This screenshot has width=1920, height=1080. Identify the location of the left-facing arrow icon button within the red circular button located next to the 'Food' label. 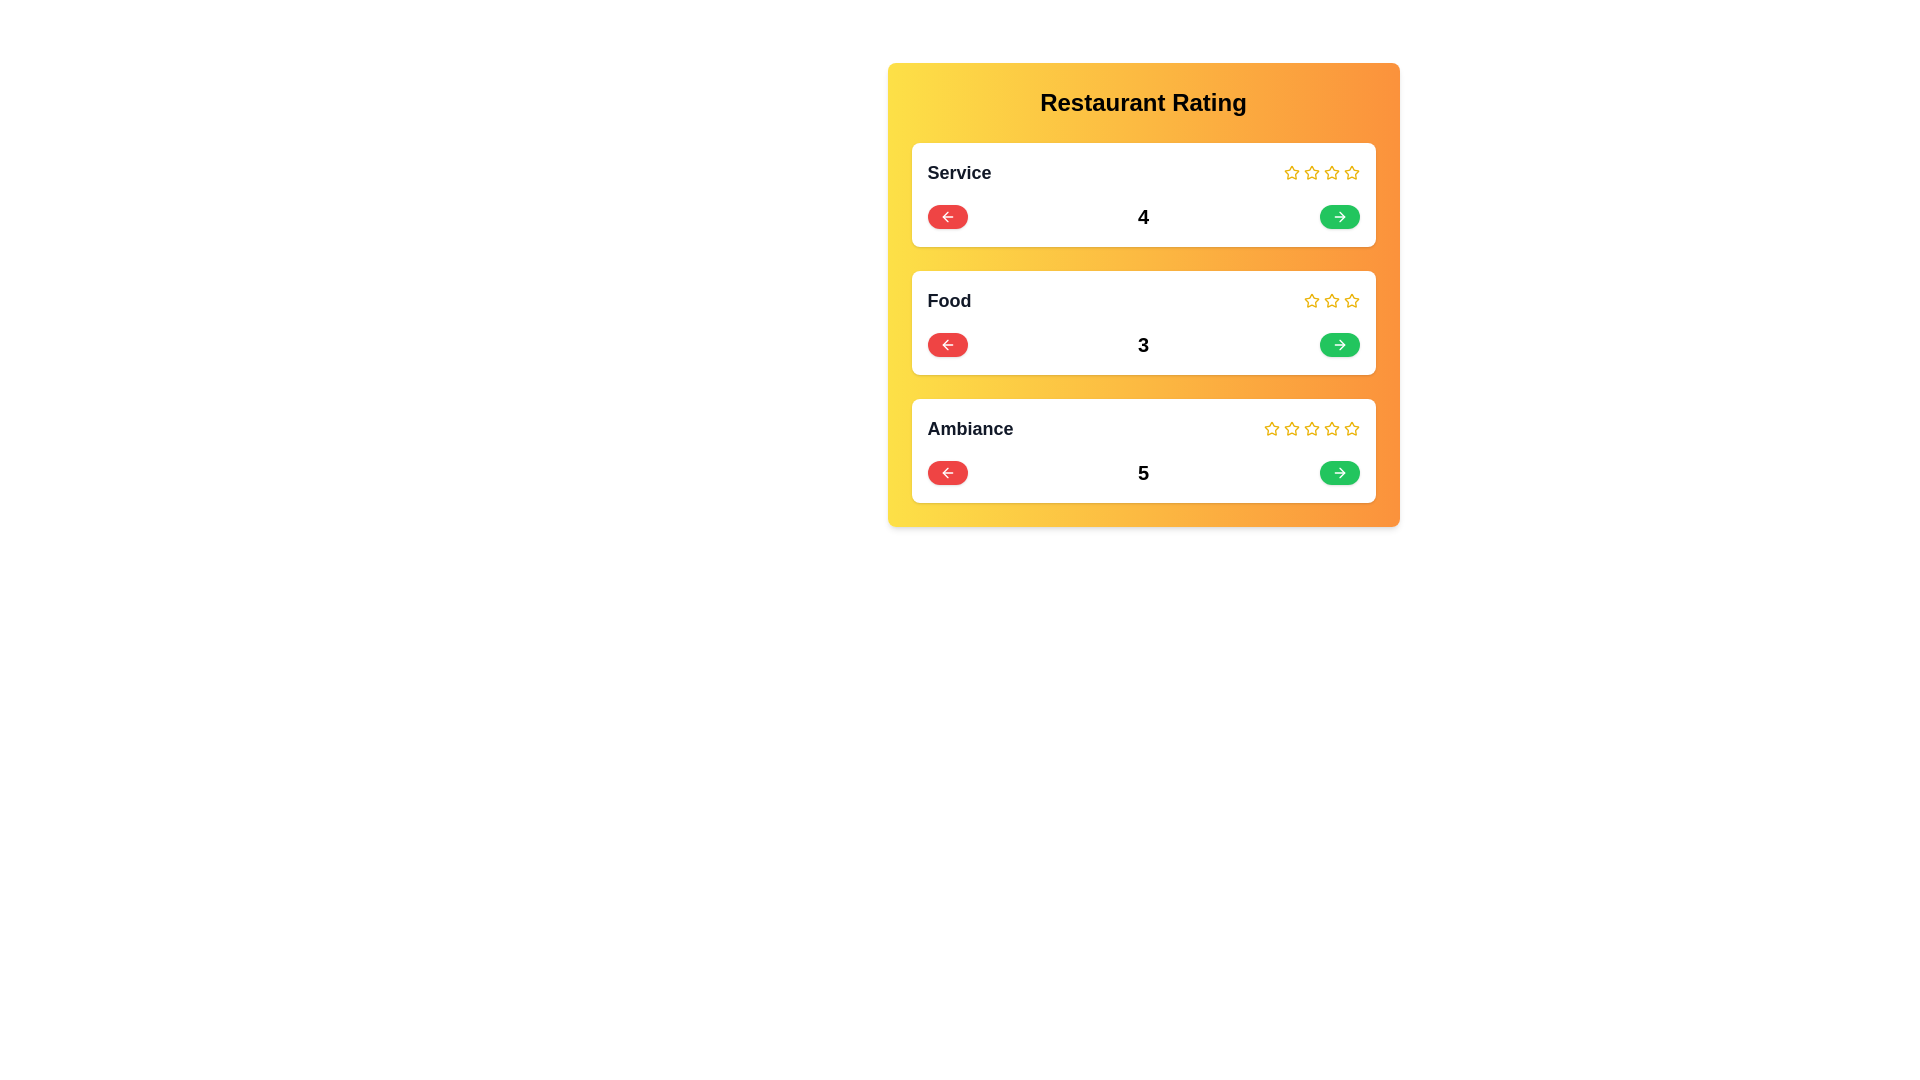
(946, 343).